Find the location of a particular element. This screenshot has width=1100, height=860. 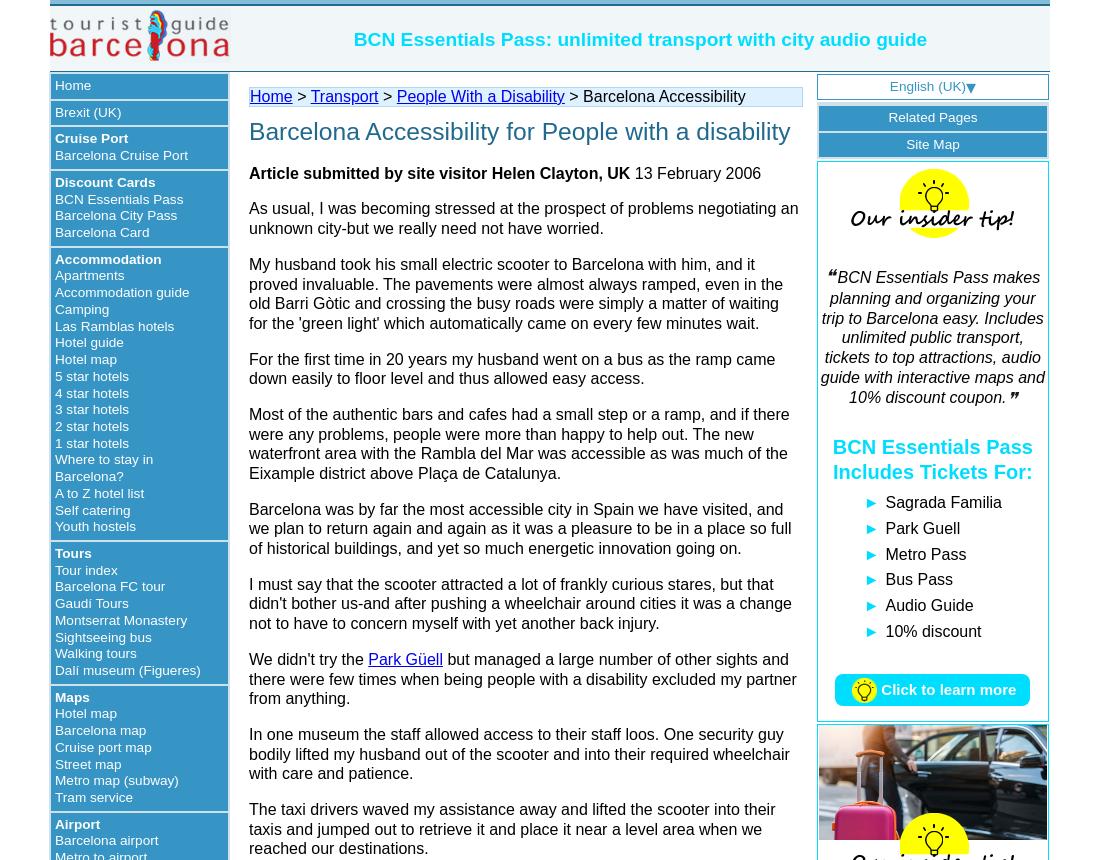

'We didn't try the' is located at coordinates (307, 658).